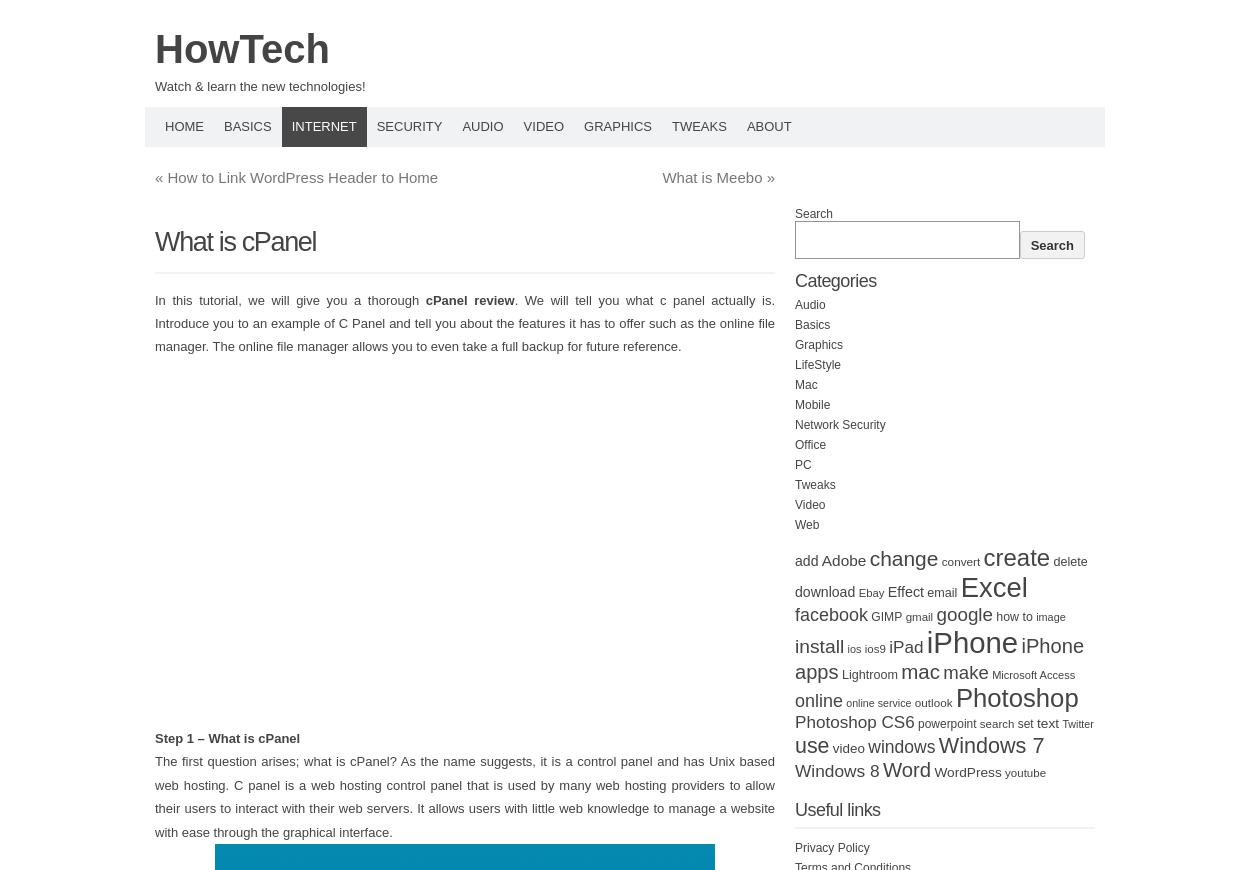  I want to click on 'delete', so click(1069, 561).